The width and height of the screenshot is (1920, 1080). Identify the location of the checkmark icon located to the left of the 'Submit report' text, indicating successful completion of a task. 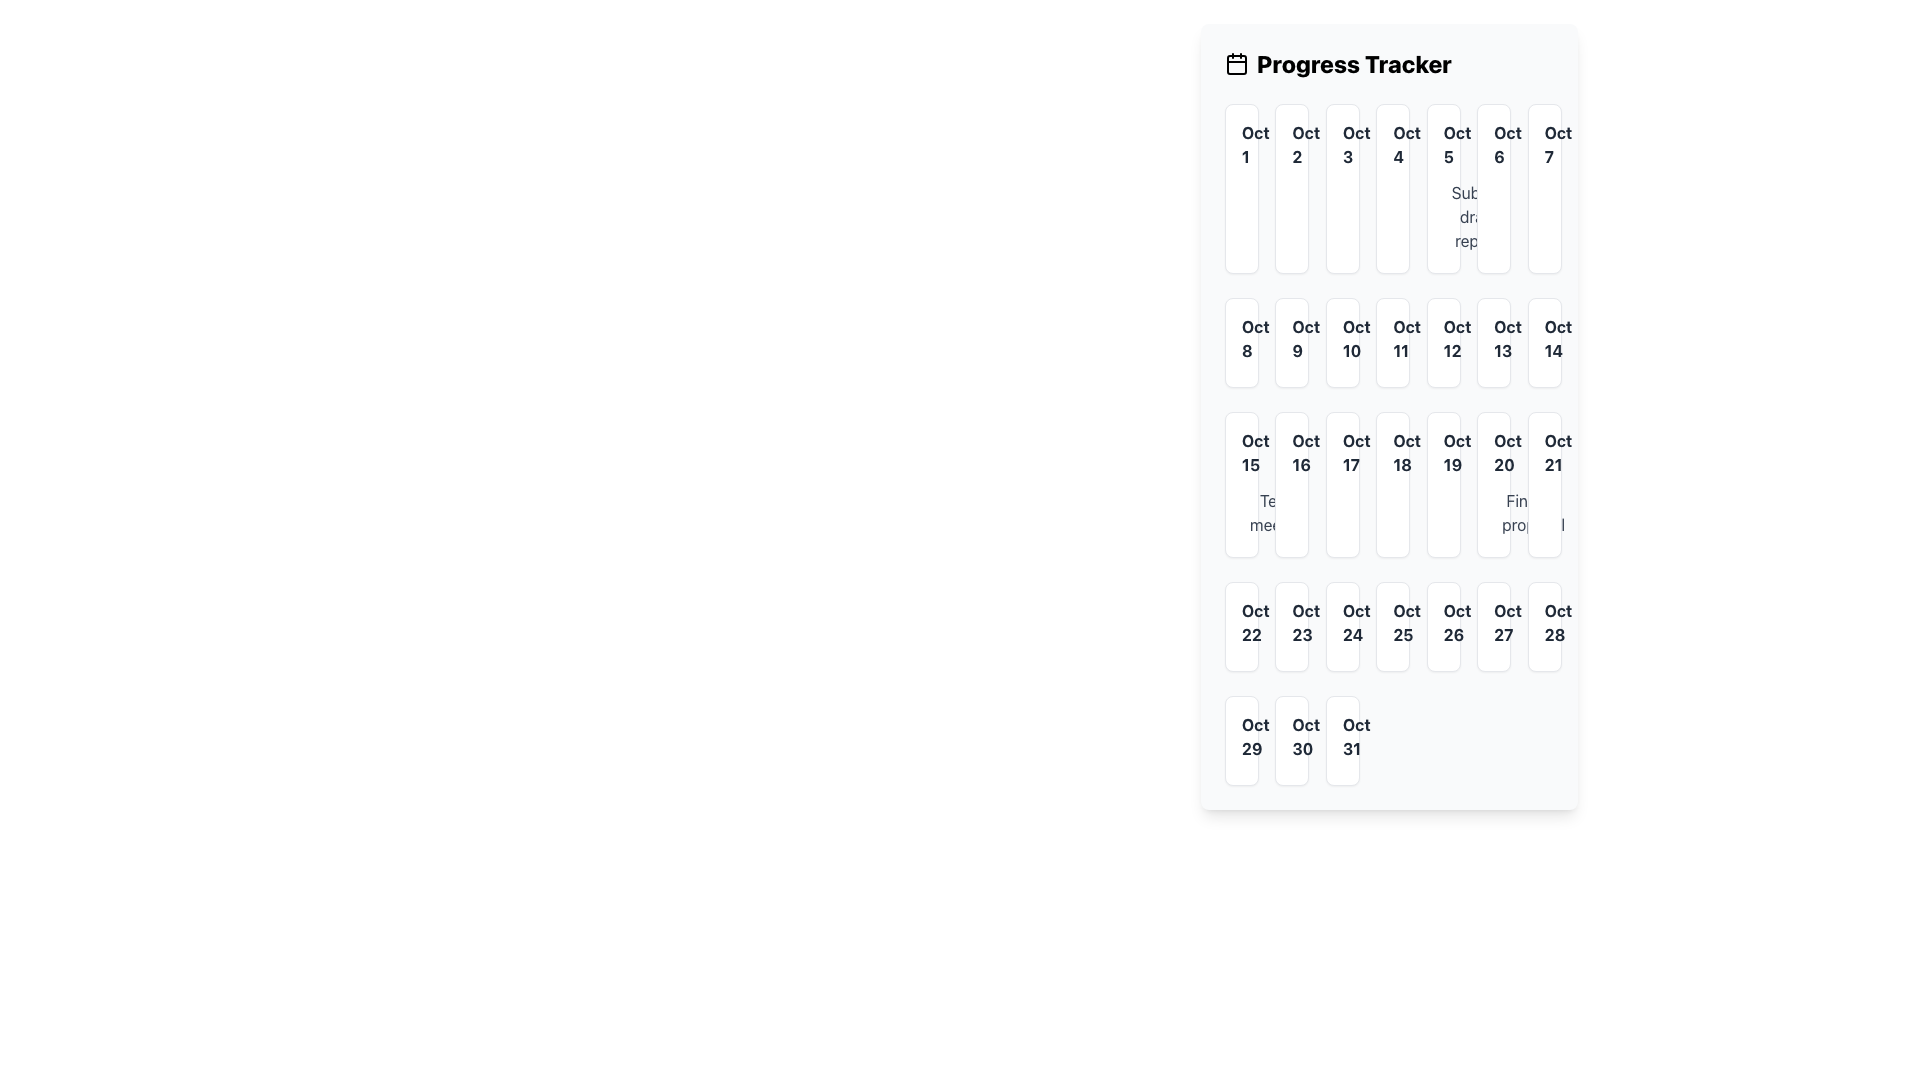
(1455, 216).